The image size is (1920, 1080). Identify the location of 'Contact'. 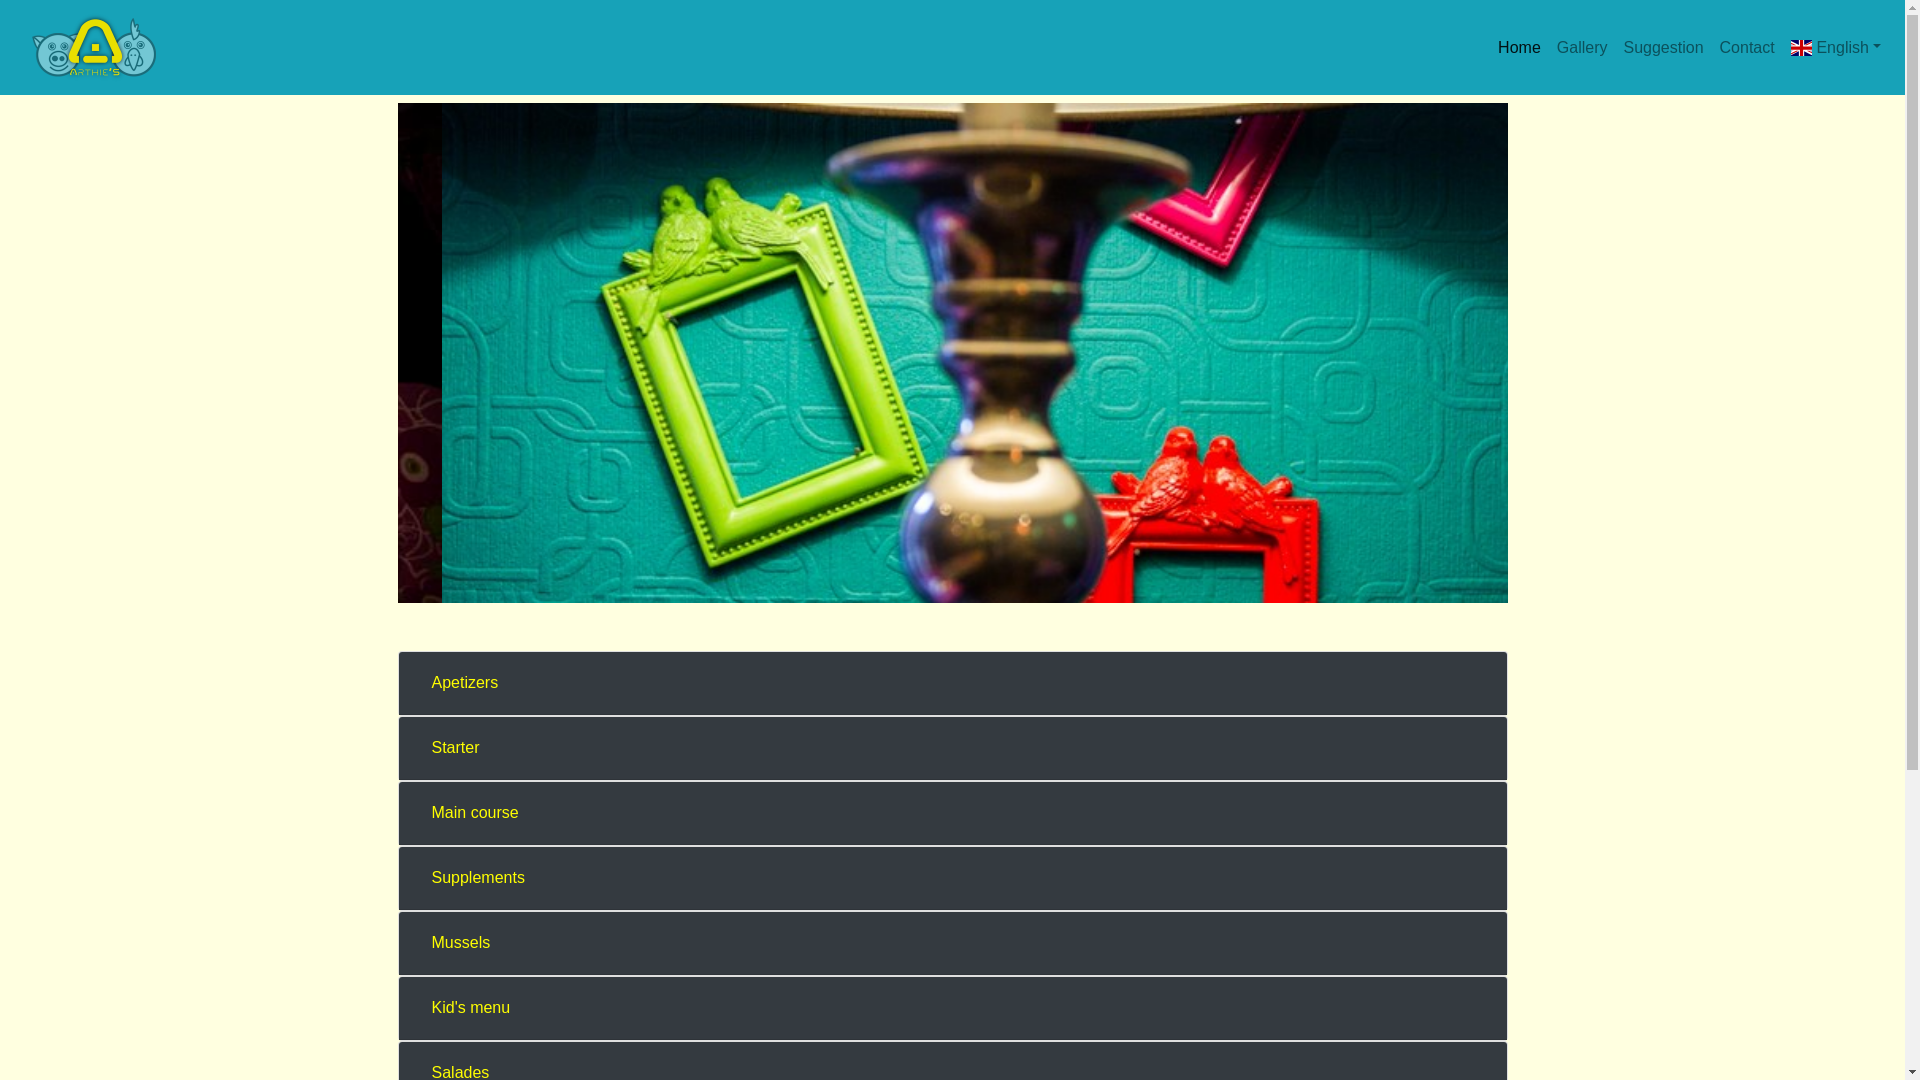
(1746, 46).